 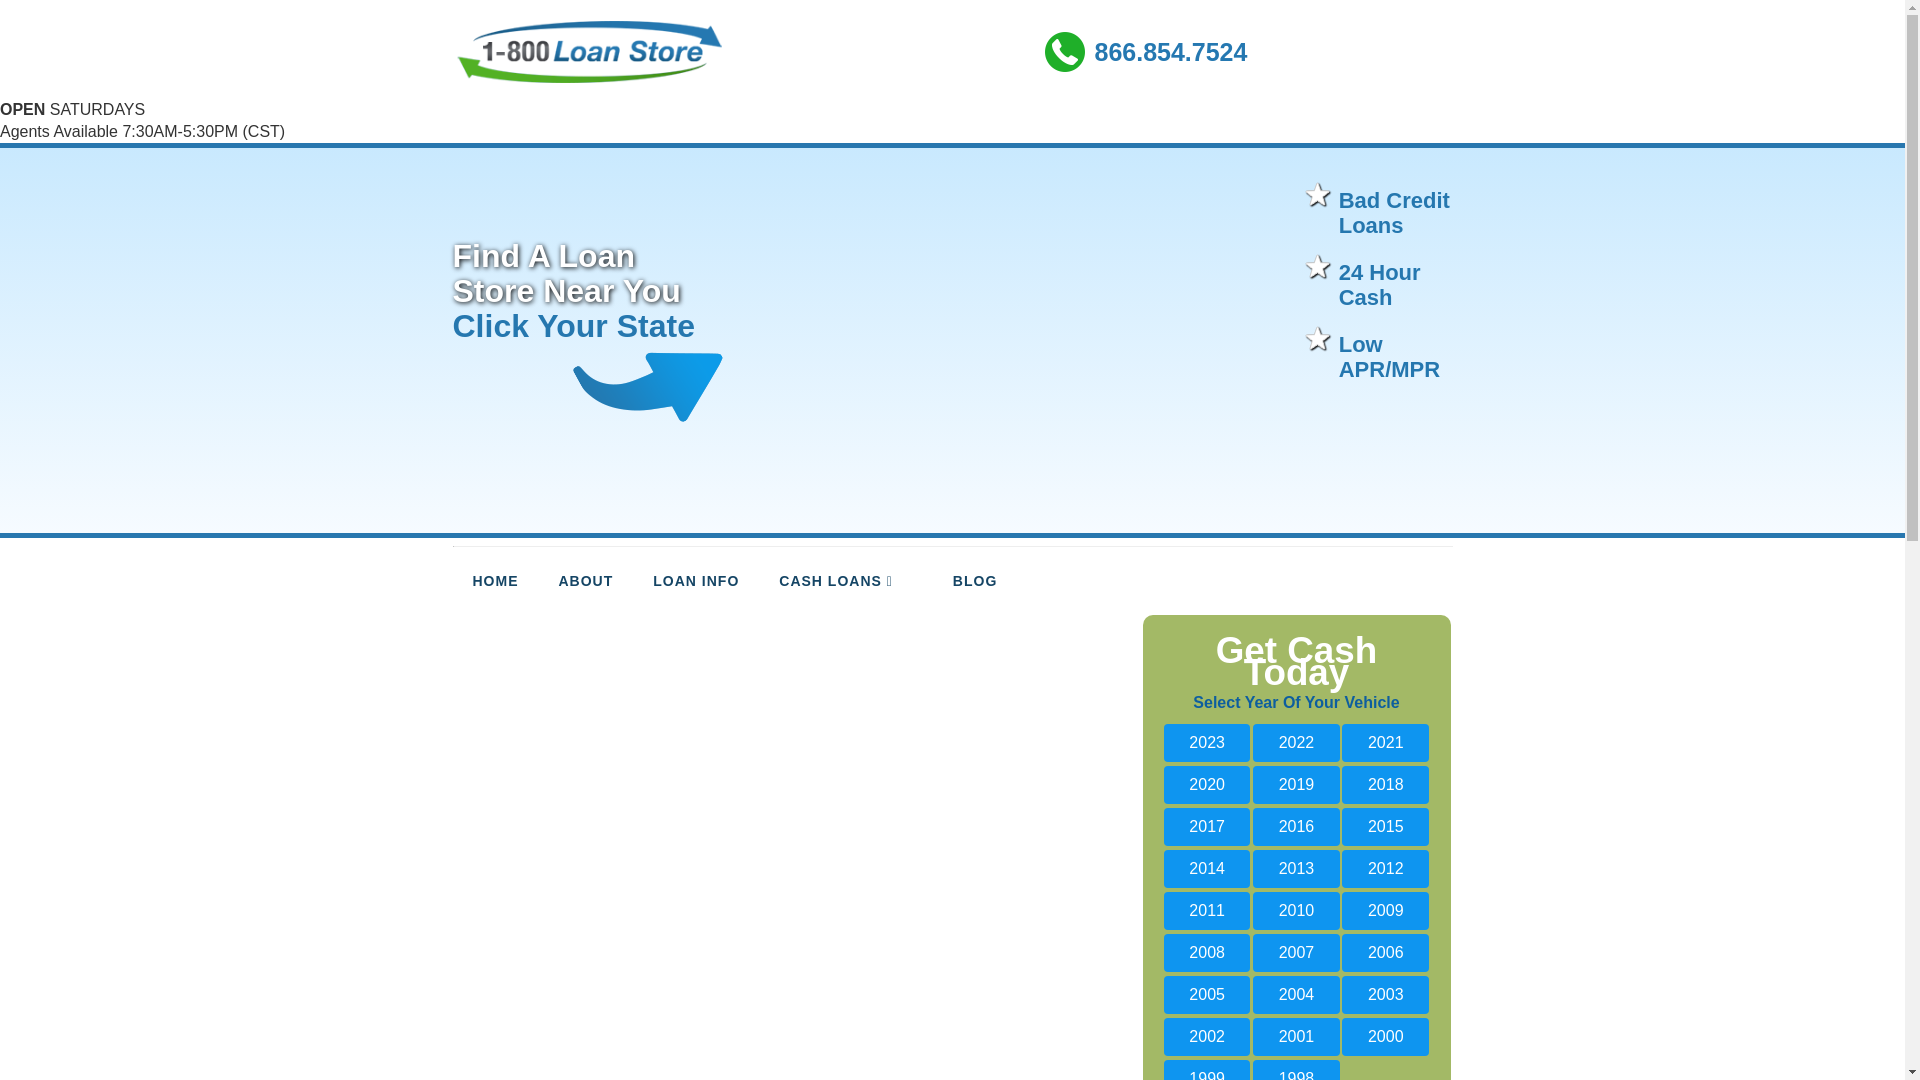 What do you see at coordinates (696, 581) in the screenshot?
I see `'LOAN INFO'` at bounding box center [696, 581].